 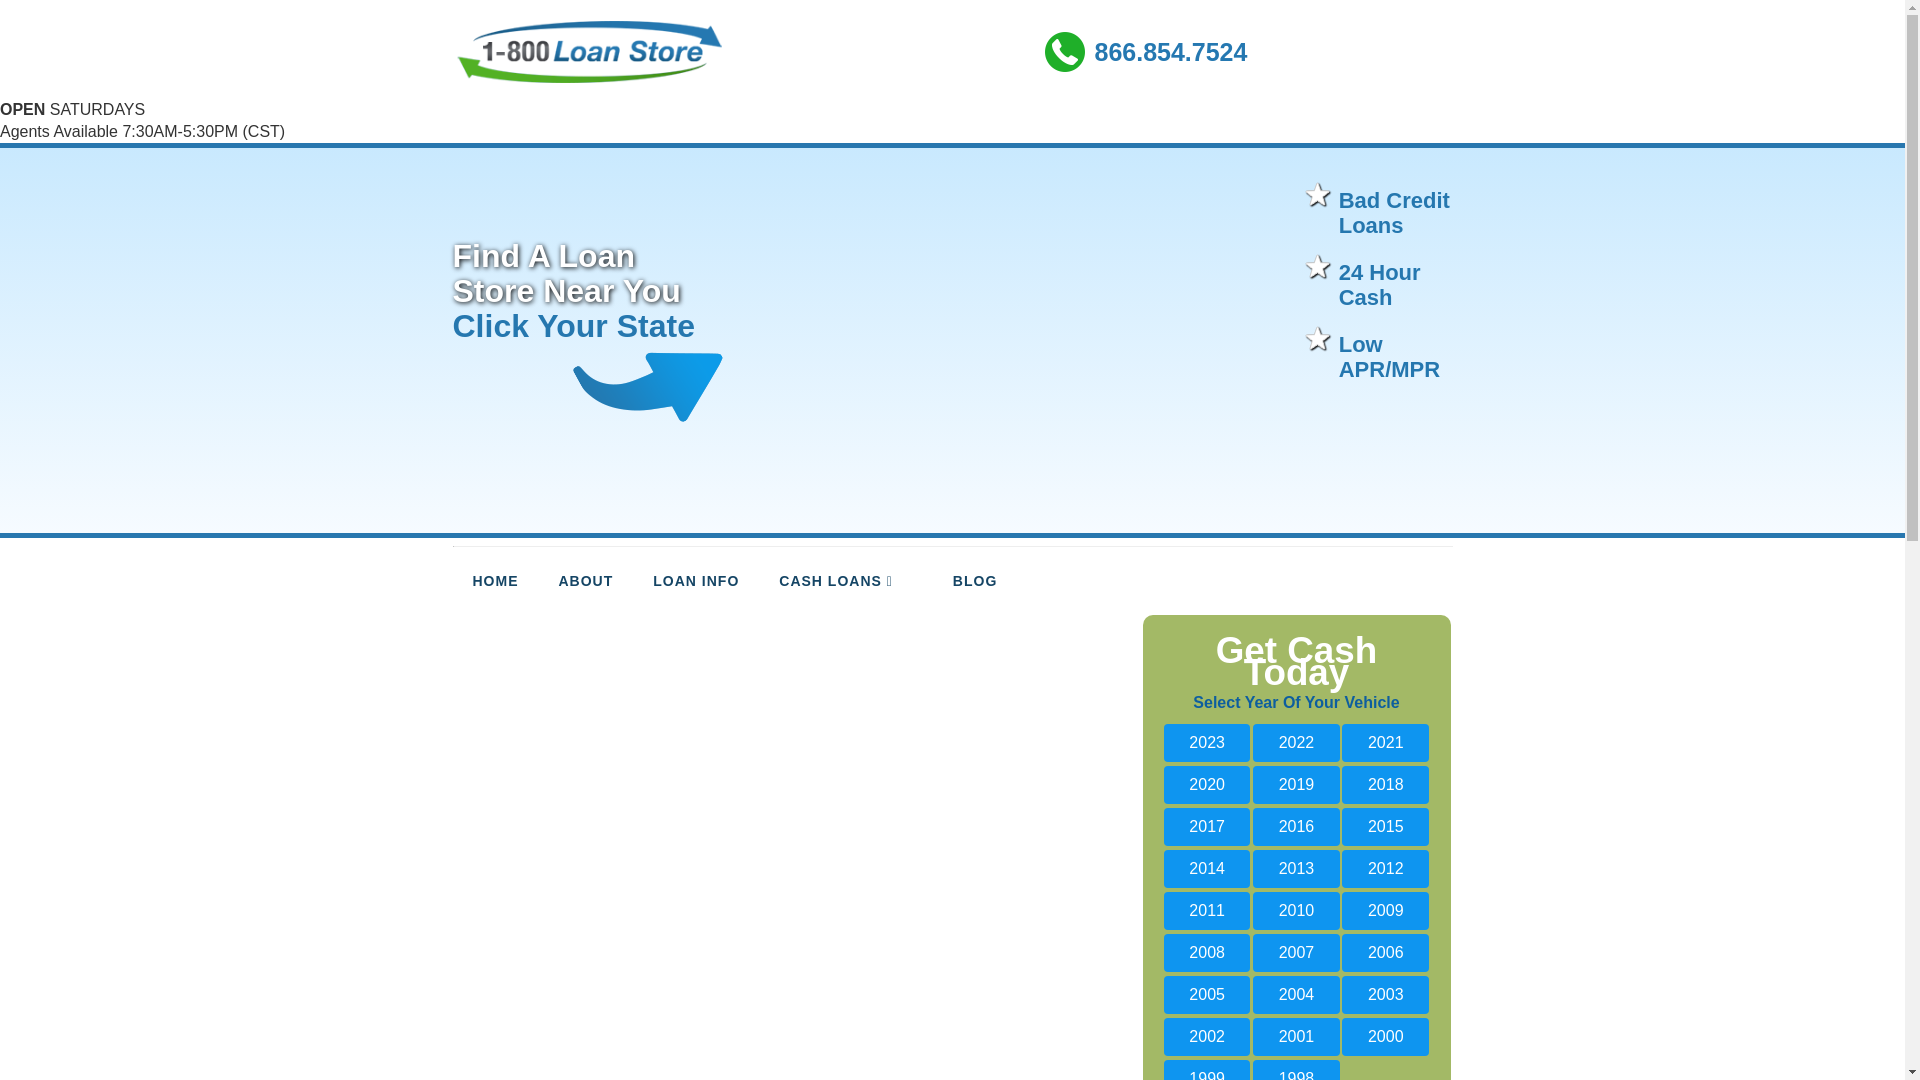 What do you see at coordinates (696, 581) in the screenshot?
I see `'LOAN INFO'` at bounding box center [696, 581].